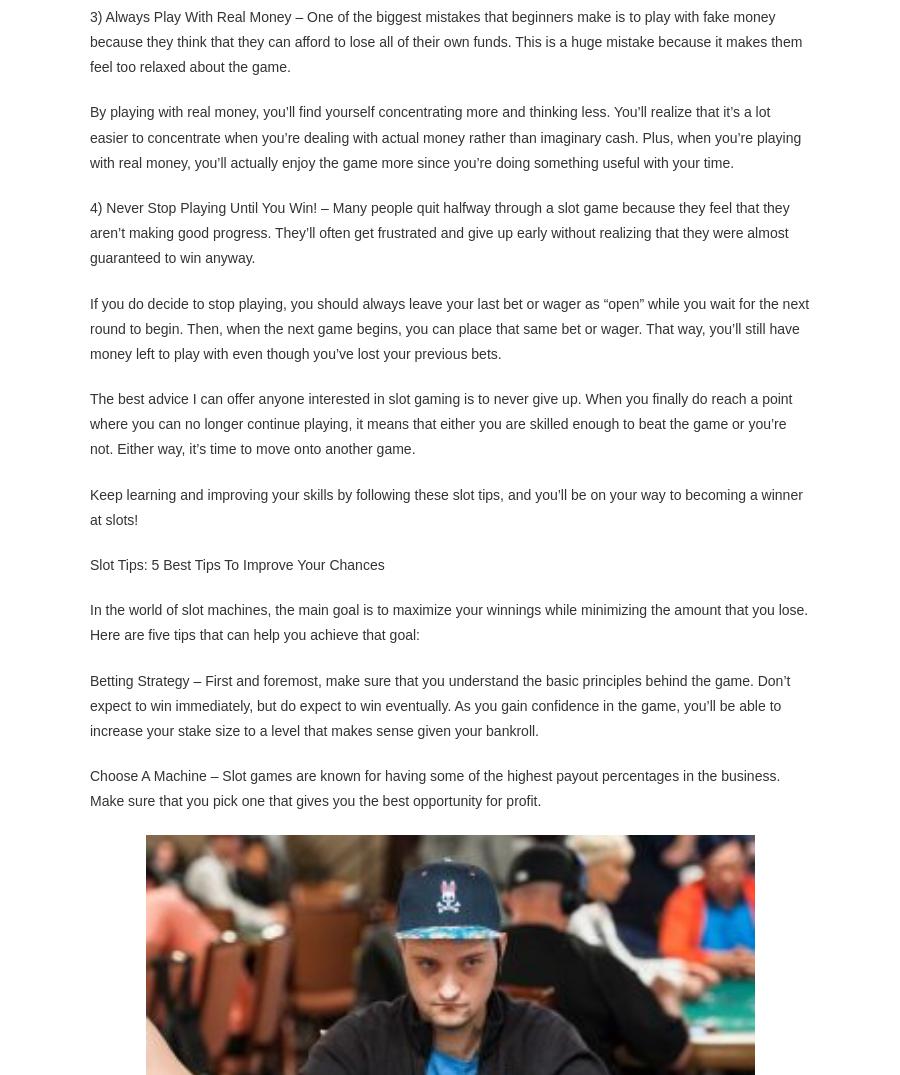  What do you see at coordinates (440, 703) in the screenshot?
I see `'Betting Strategy – First and foremost, make sure that you understand the basic principles behind the game. Don’t expect to win immediately, but do expect to win eventually. As you gain confidence in the game, you’ll be able to increase your stake size to a level that makes sense given your bankroll.'` at bounding box center [440, 703].